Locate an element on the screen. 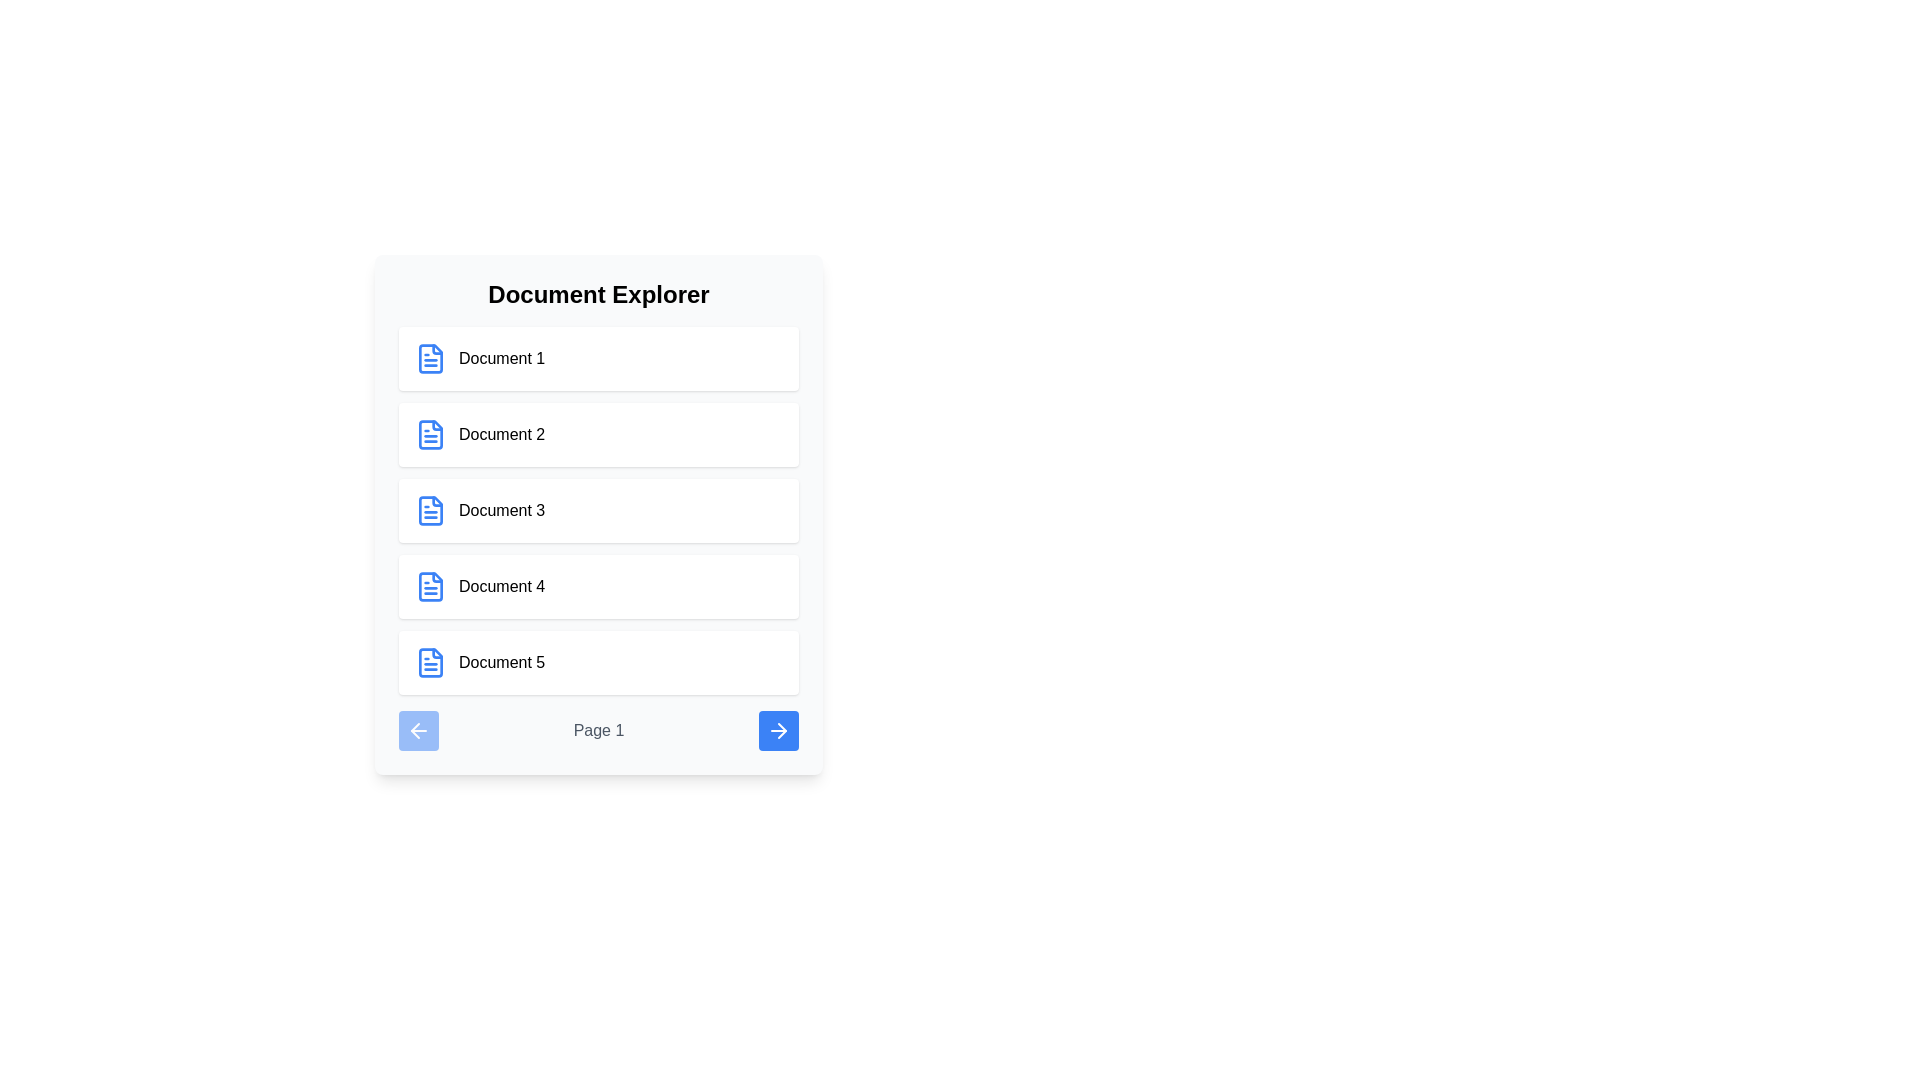  the document icon labeled 'Document 2', which is represented by a small blue rectangular outline with a folded corner, located in the second position among the document icons is located at coordinates (430, 434).